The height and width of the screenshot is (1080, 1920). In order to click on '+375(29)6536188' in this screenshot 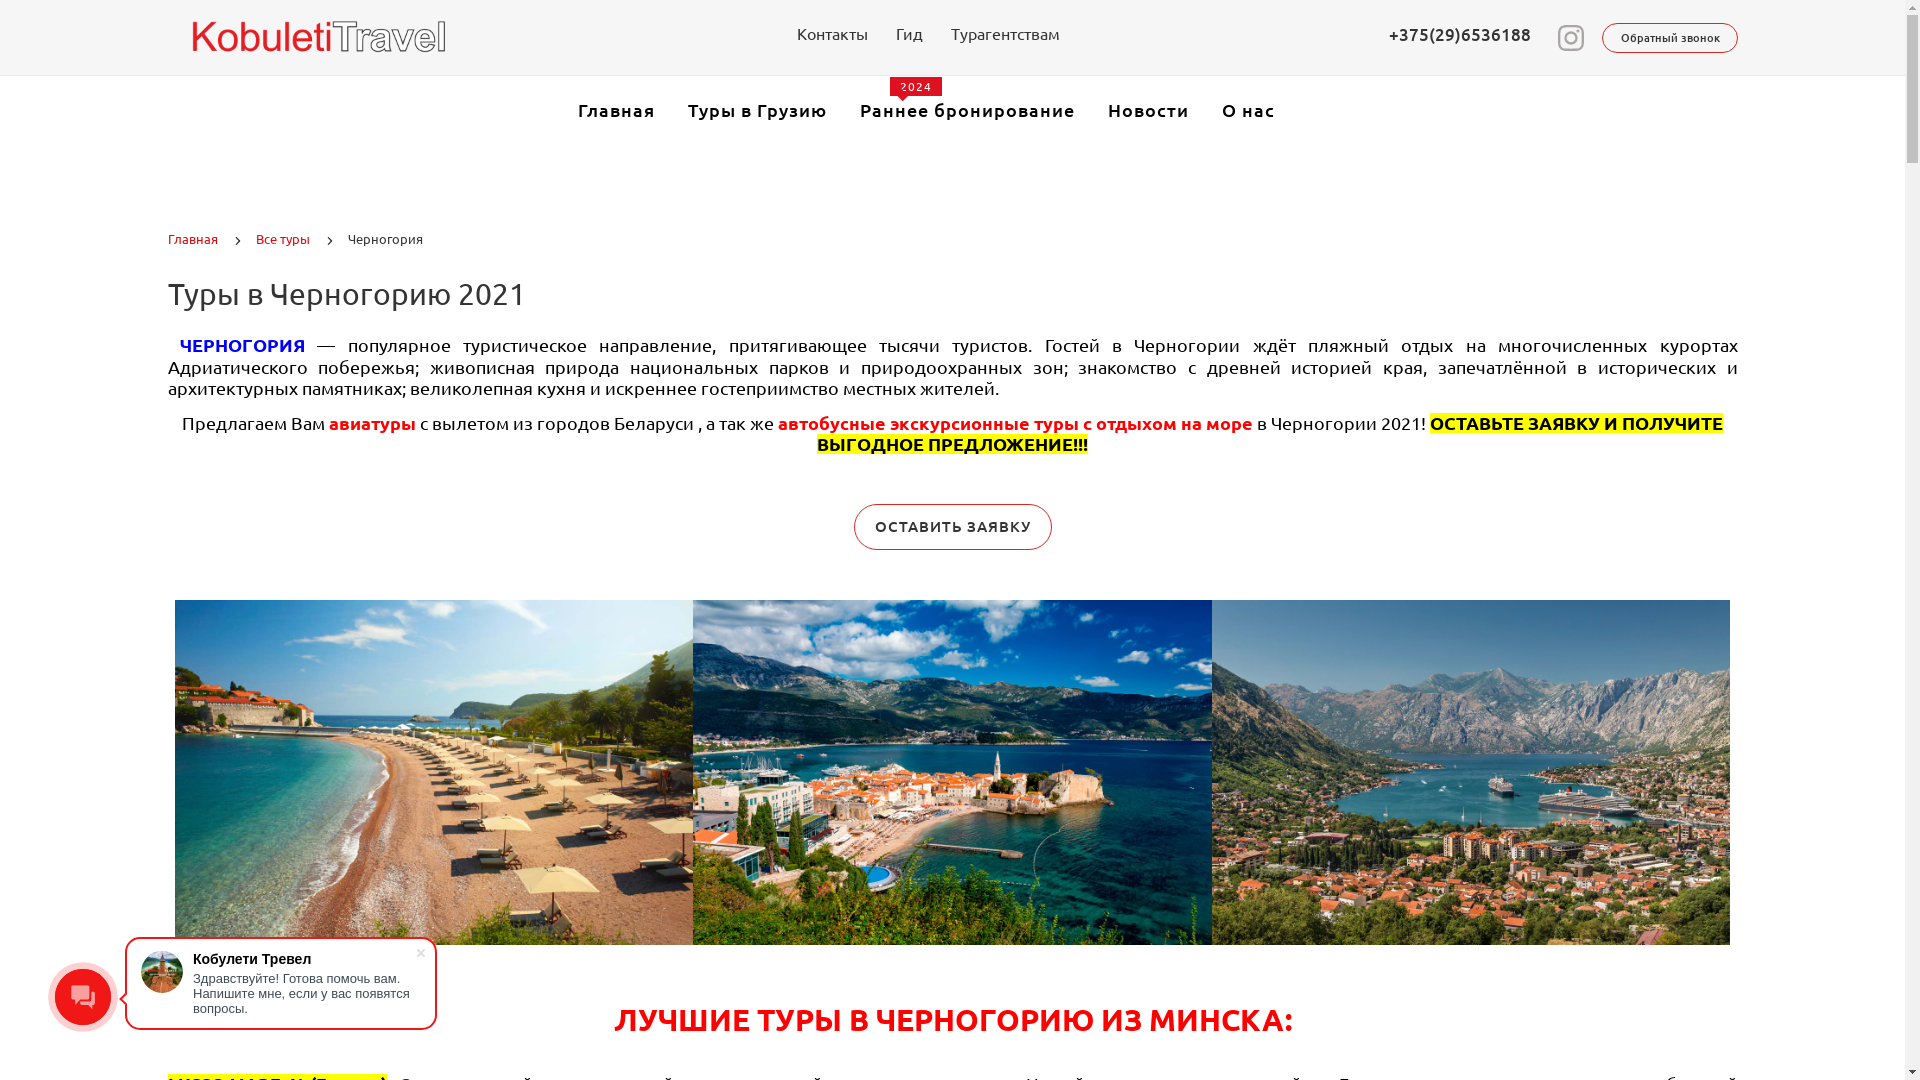, I will do `click(1459, 34)`.